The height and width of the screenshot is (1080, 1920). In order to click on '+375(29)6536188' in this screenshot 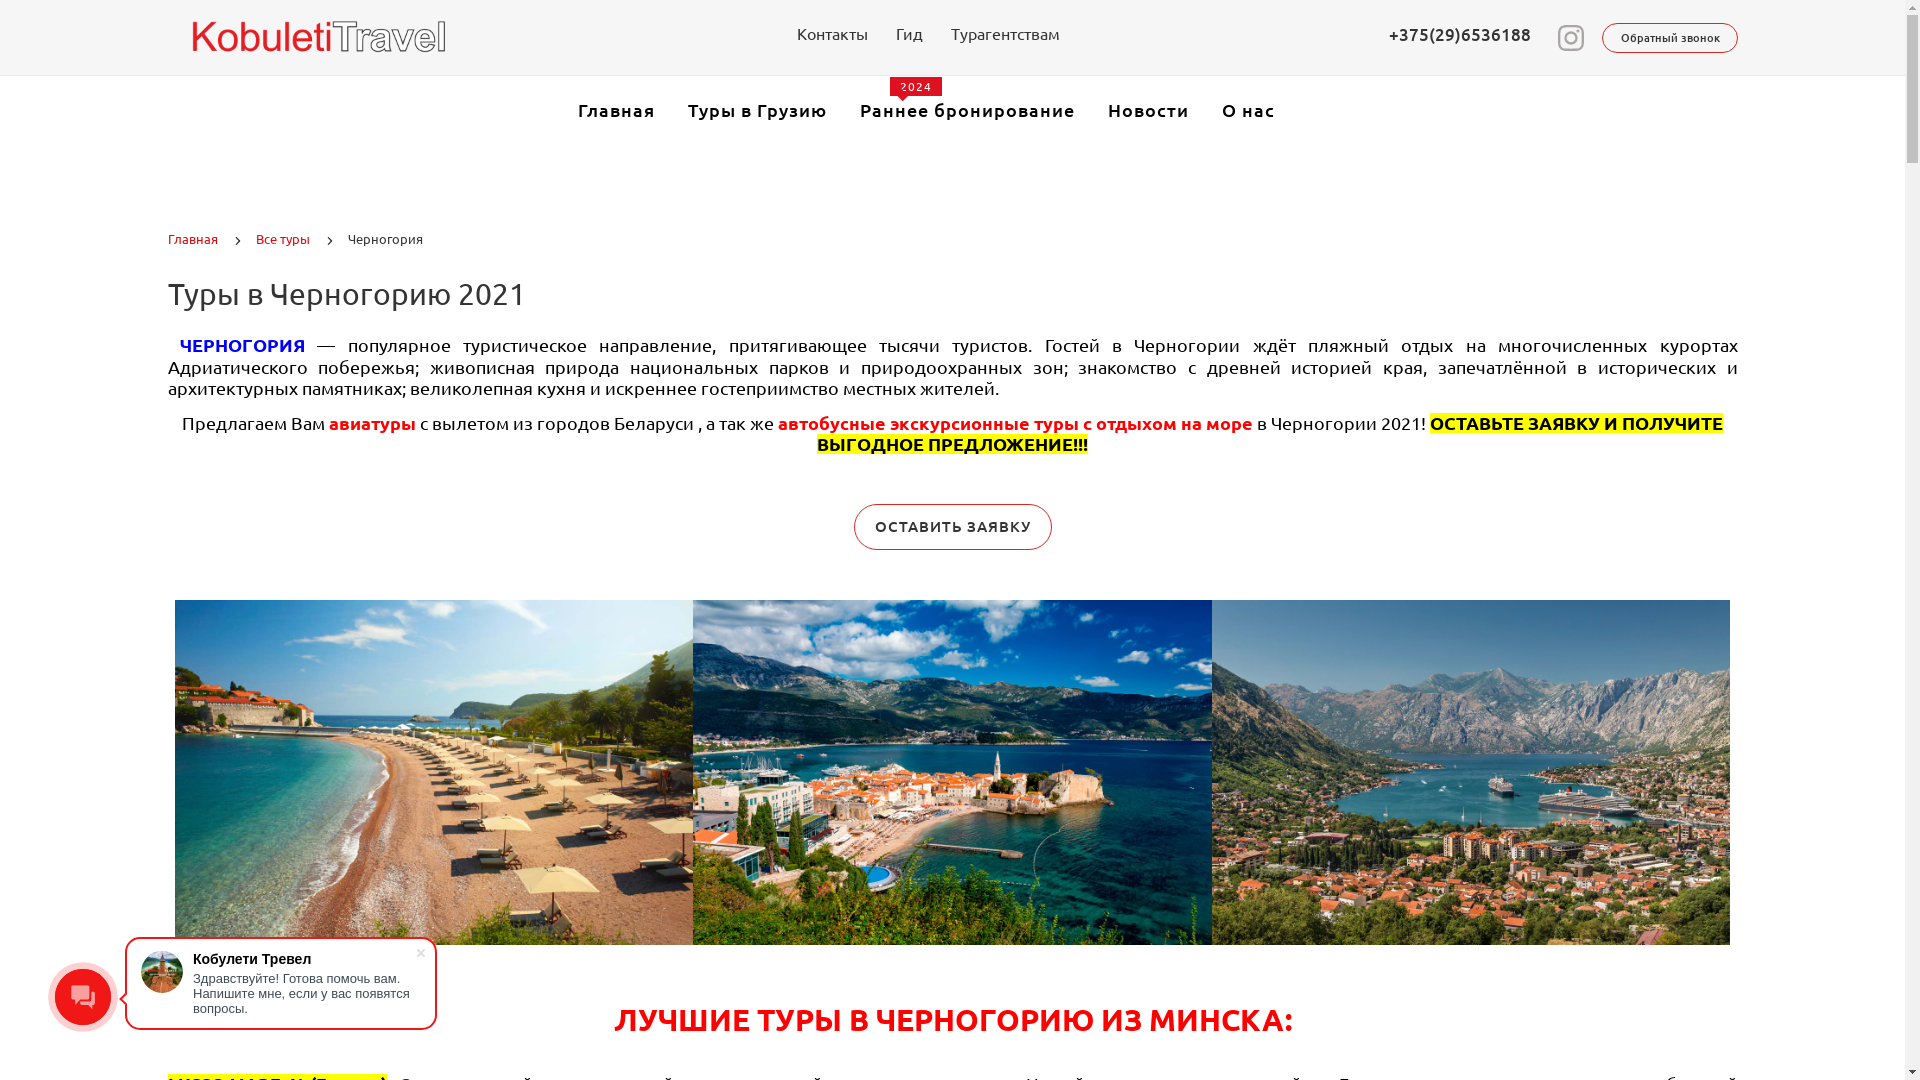, I will do `click(1459, 34)`.